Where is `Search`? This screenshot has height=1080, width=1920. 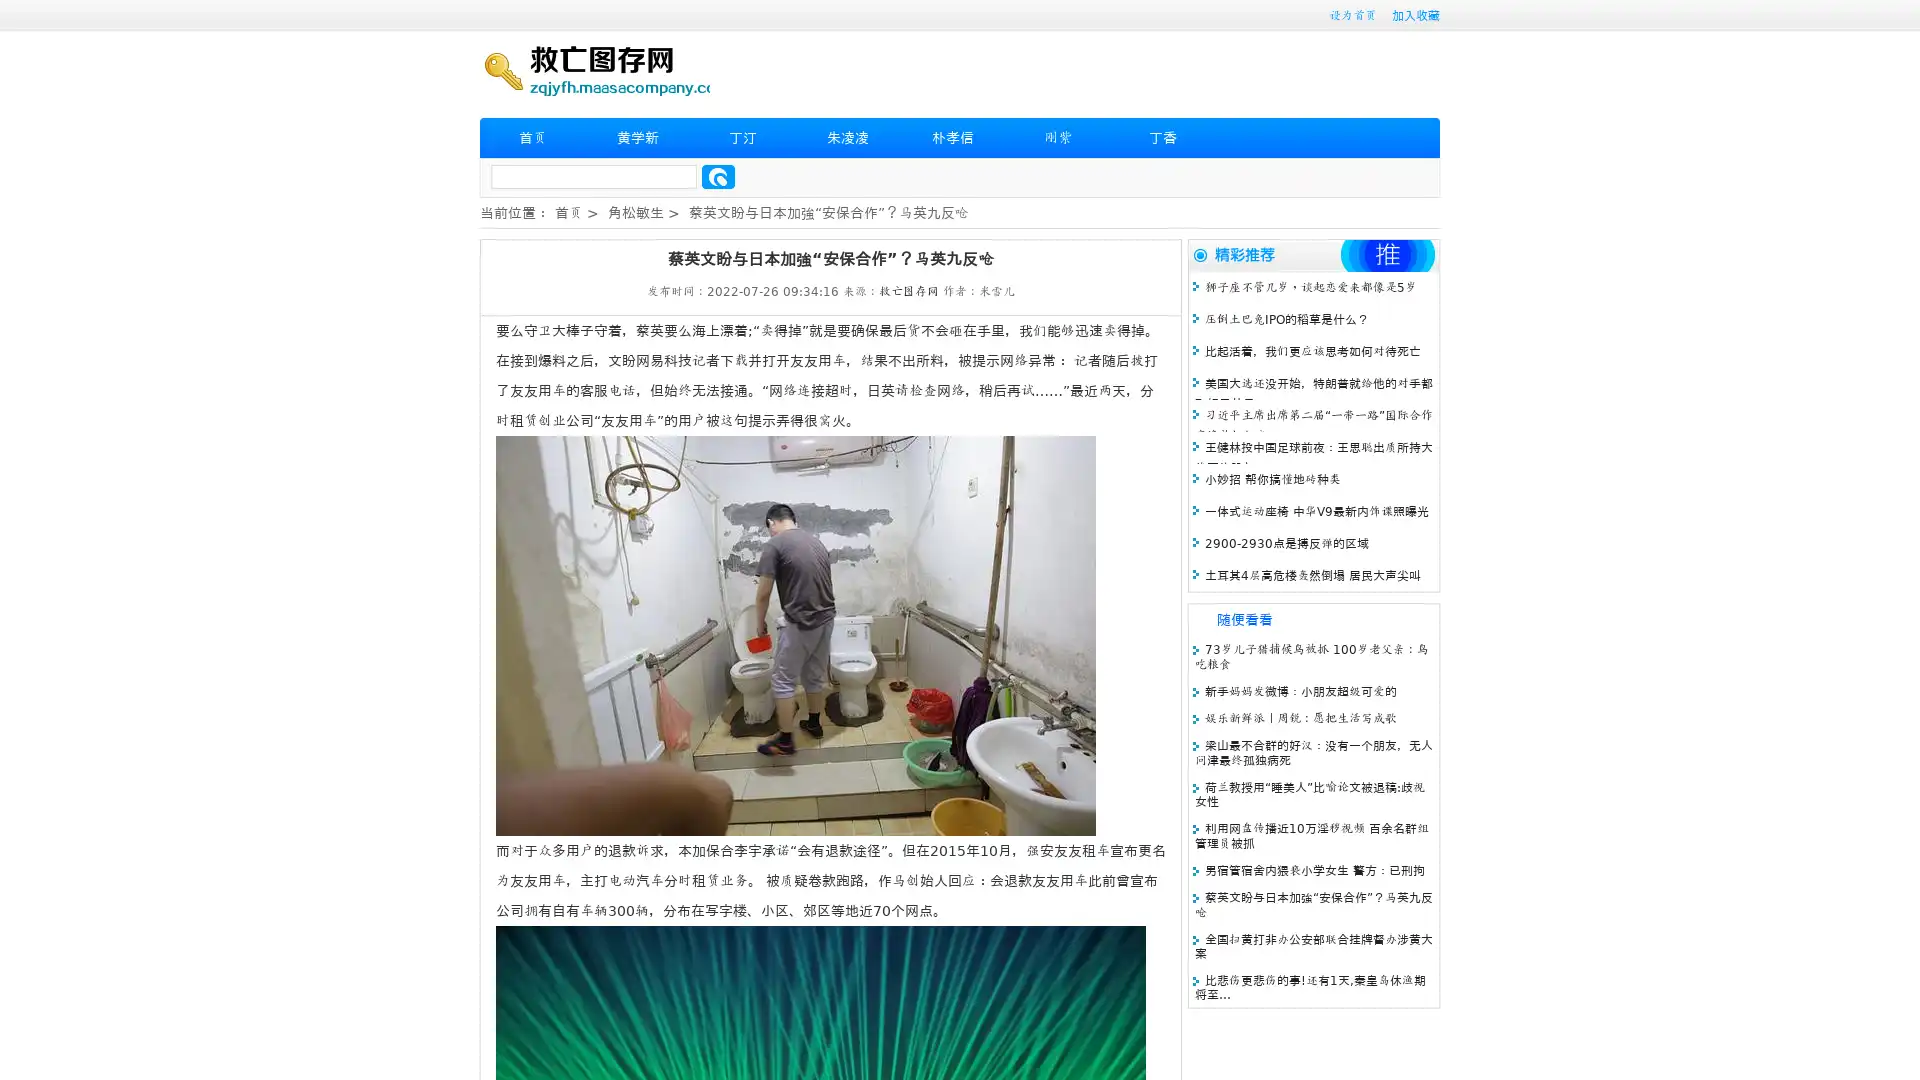
Search is located at coordinates (718, 176).